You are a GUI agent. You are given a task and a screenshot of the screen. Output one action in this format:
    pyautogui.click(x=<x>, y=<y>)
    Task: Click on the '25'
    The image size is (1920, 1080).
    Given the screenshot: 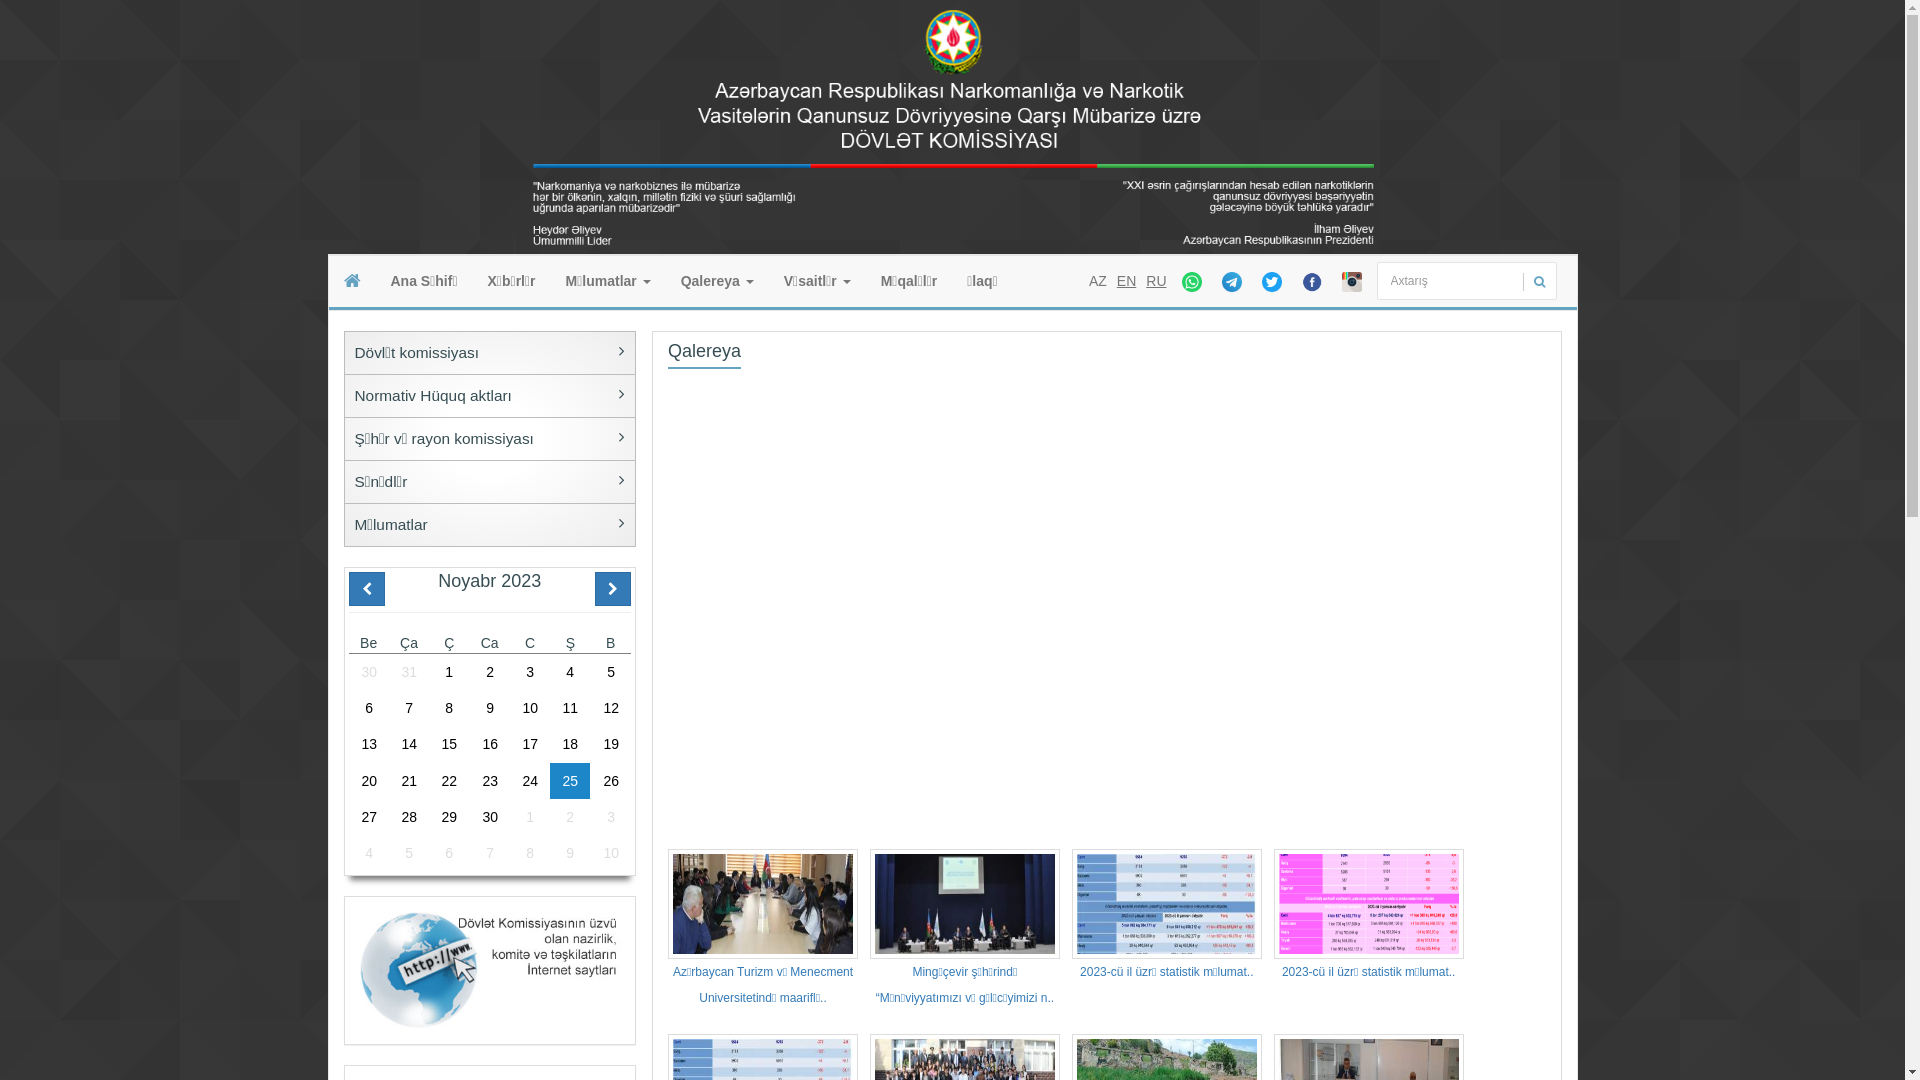 What is the action you would take?
    pyautogui.click(x=569, y=779)
    